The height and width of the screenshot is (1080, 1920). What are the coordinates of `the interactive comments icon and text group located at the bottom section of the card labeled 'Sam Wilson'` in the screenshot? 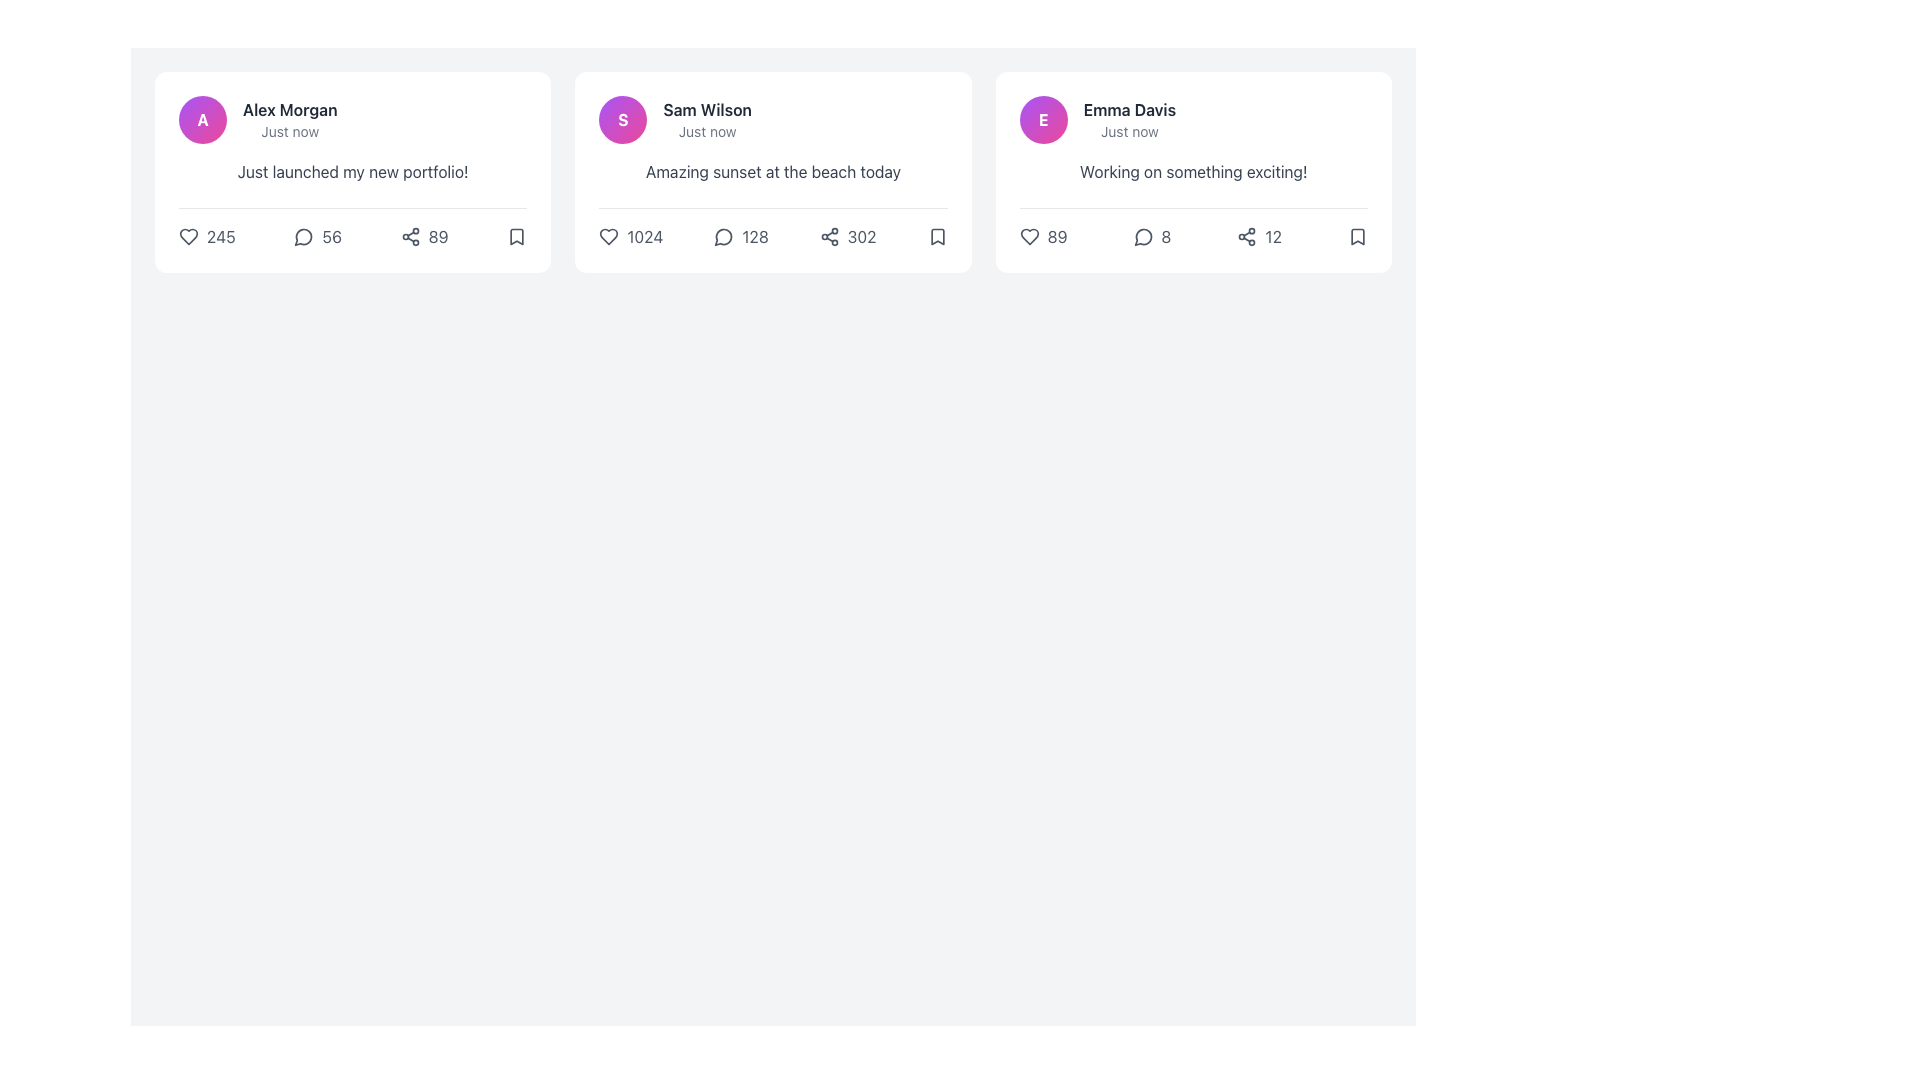 It's located at (740, 235).